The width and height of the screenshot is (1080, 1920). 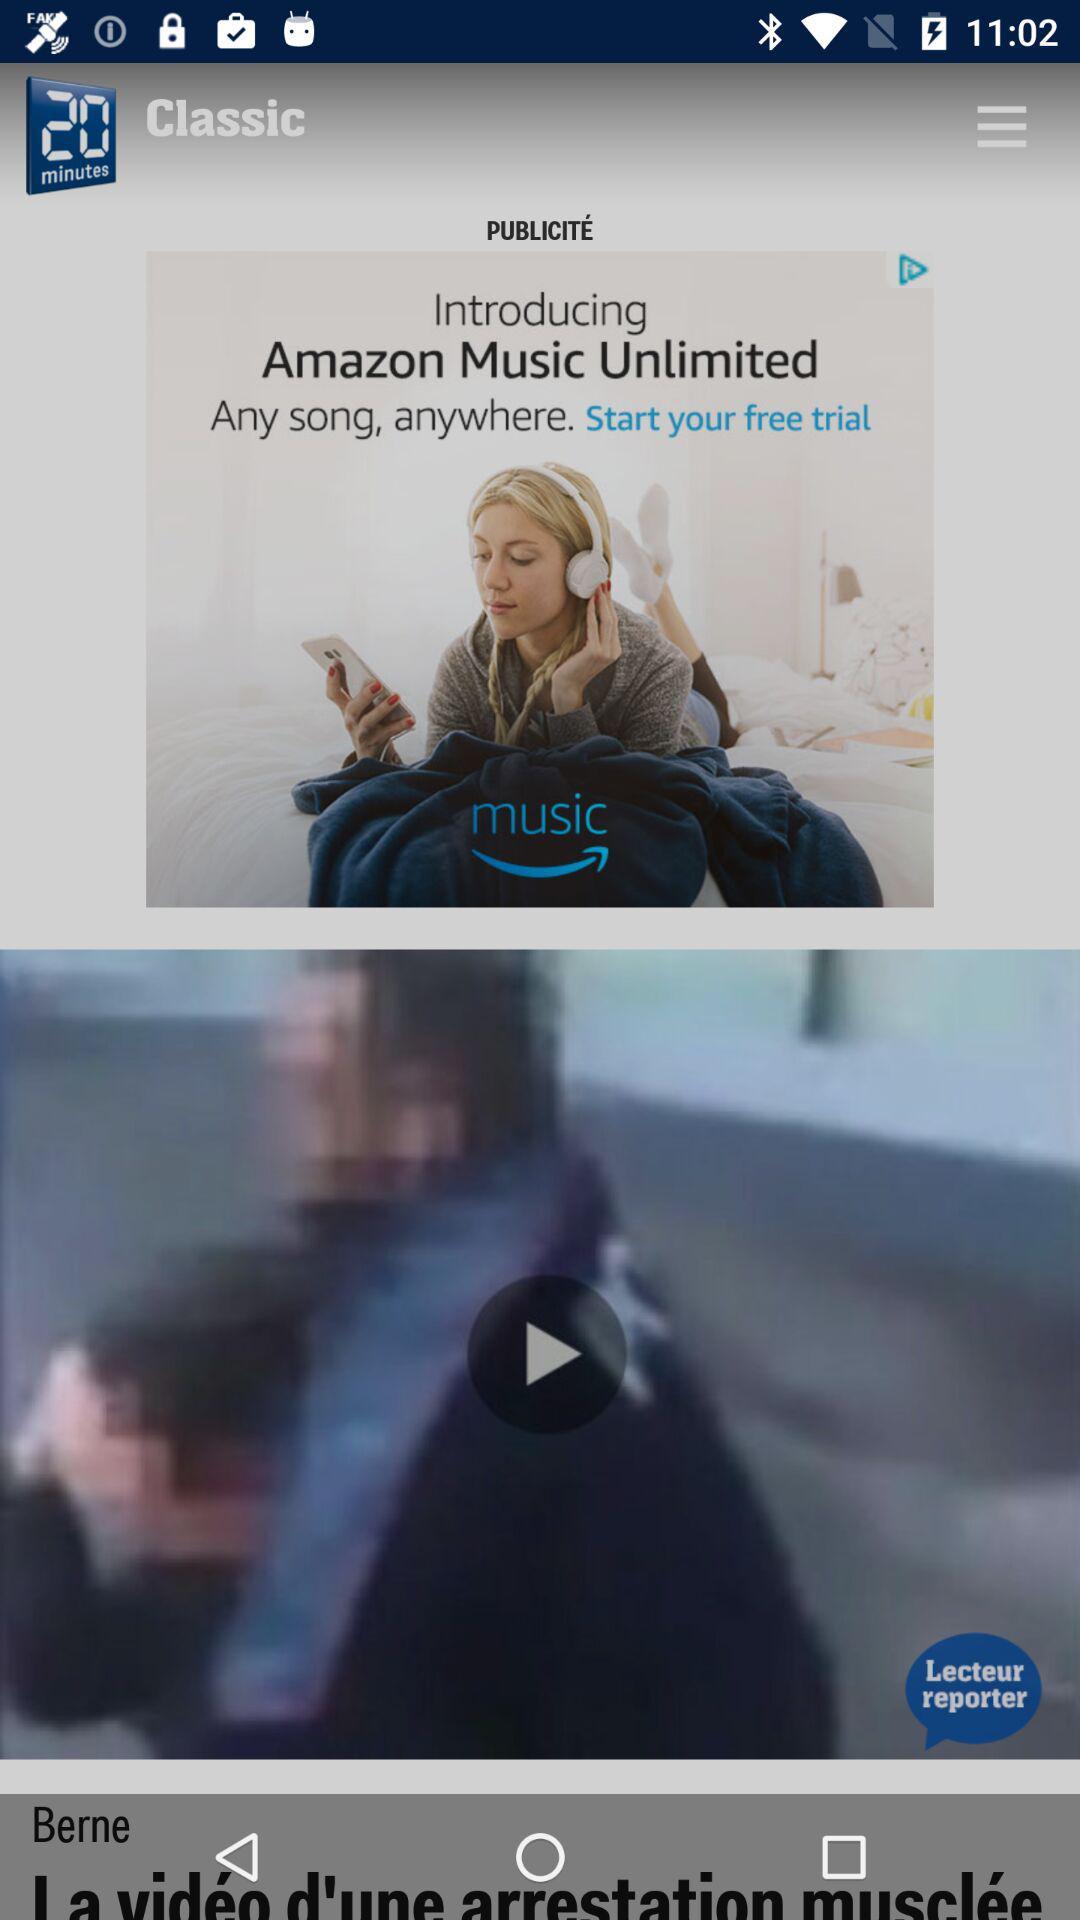 I want to click on time, so click(x=67, y=135).